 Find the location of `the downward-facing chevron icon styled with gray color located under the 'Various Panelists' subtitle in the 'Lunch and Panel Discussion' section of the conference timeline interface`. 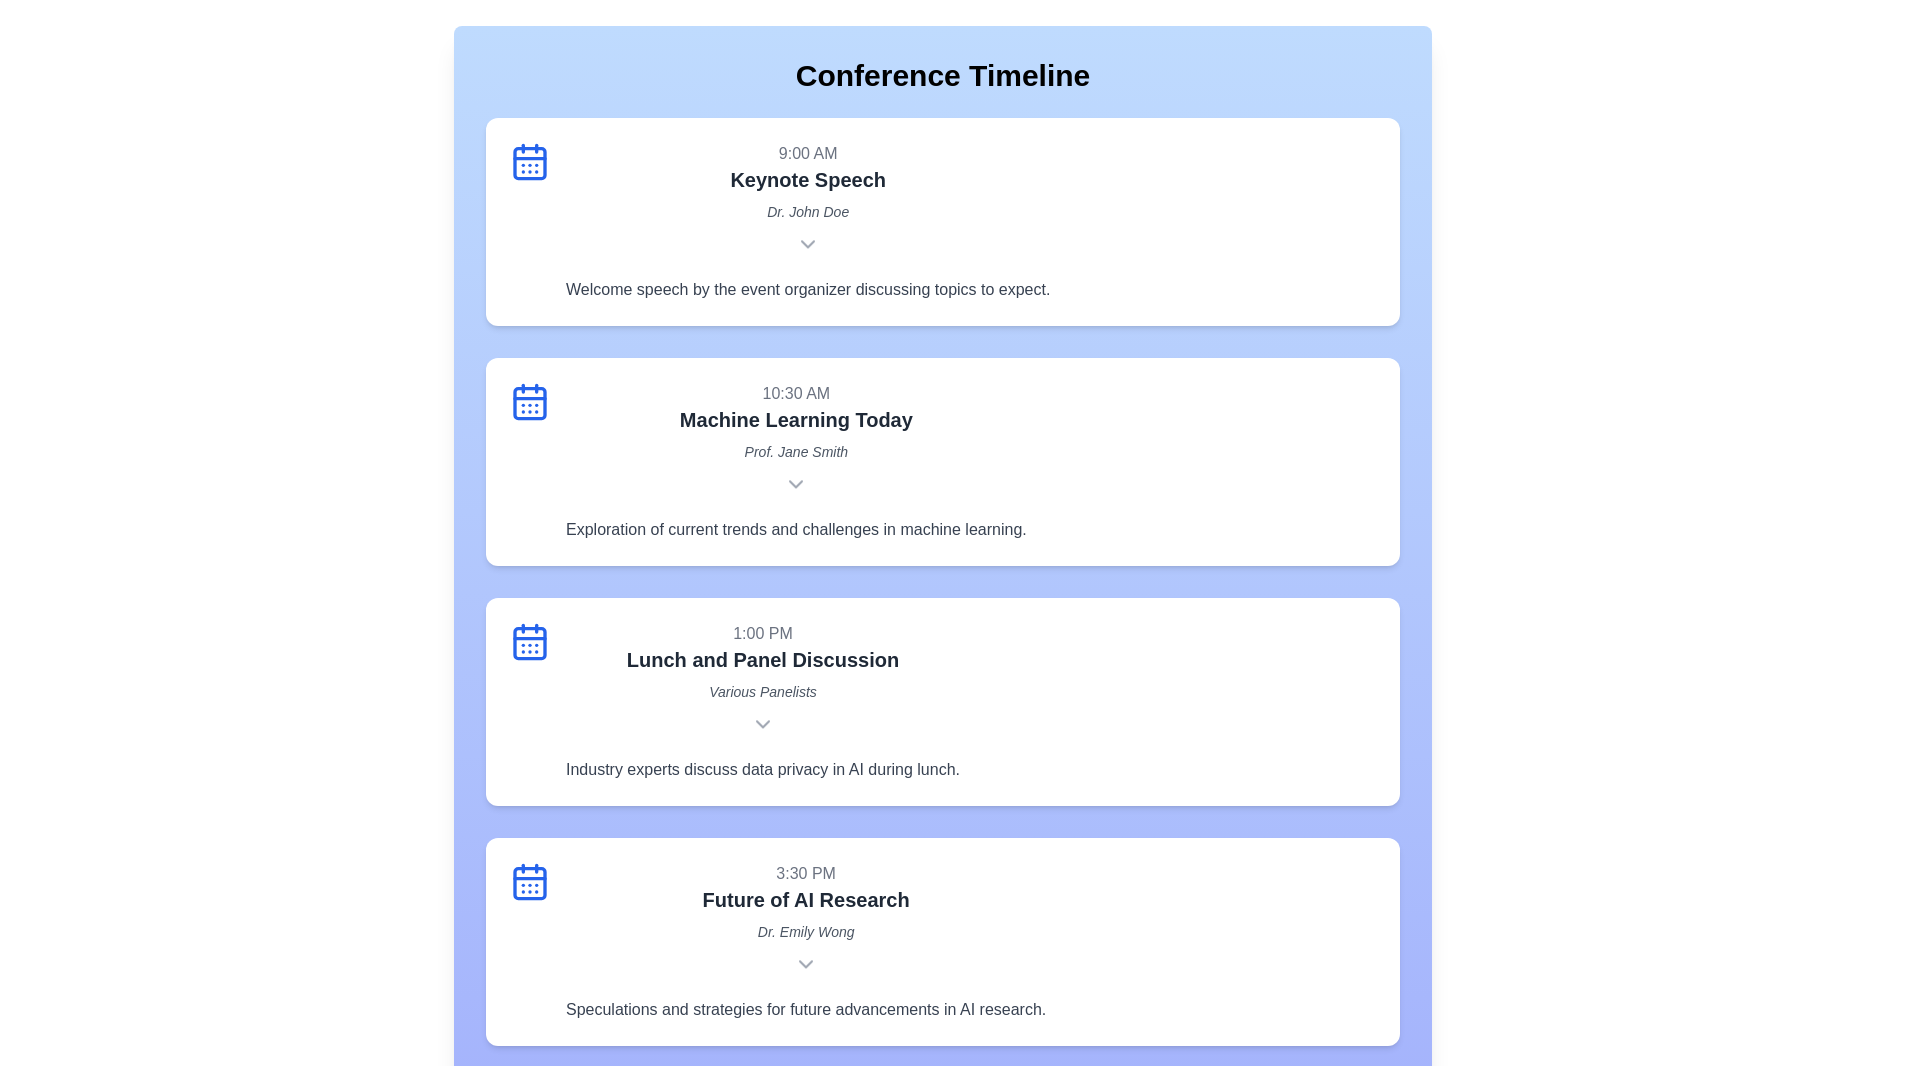

the downward-facing chevron icon styled with gray color located under the 'Various Panelists' subtitle in the 'Lunch and Panel Discussion' section of the conference timeline interface is located at coordinates (762, 726).